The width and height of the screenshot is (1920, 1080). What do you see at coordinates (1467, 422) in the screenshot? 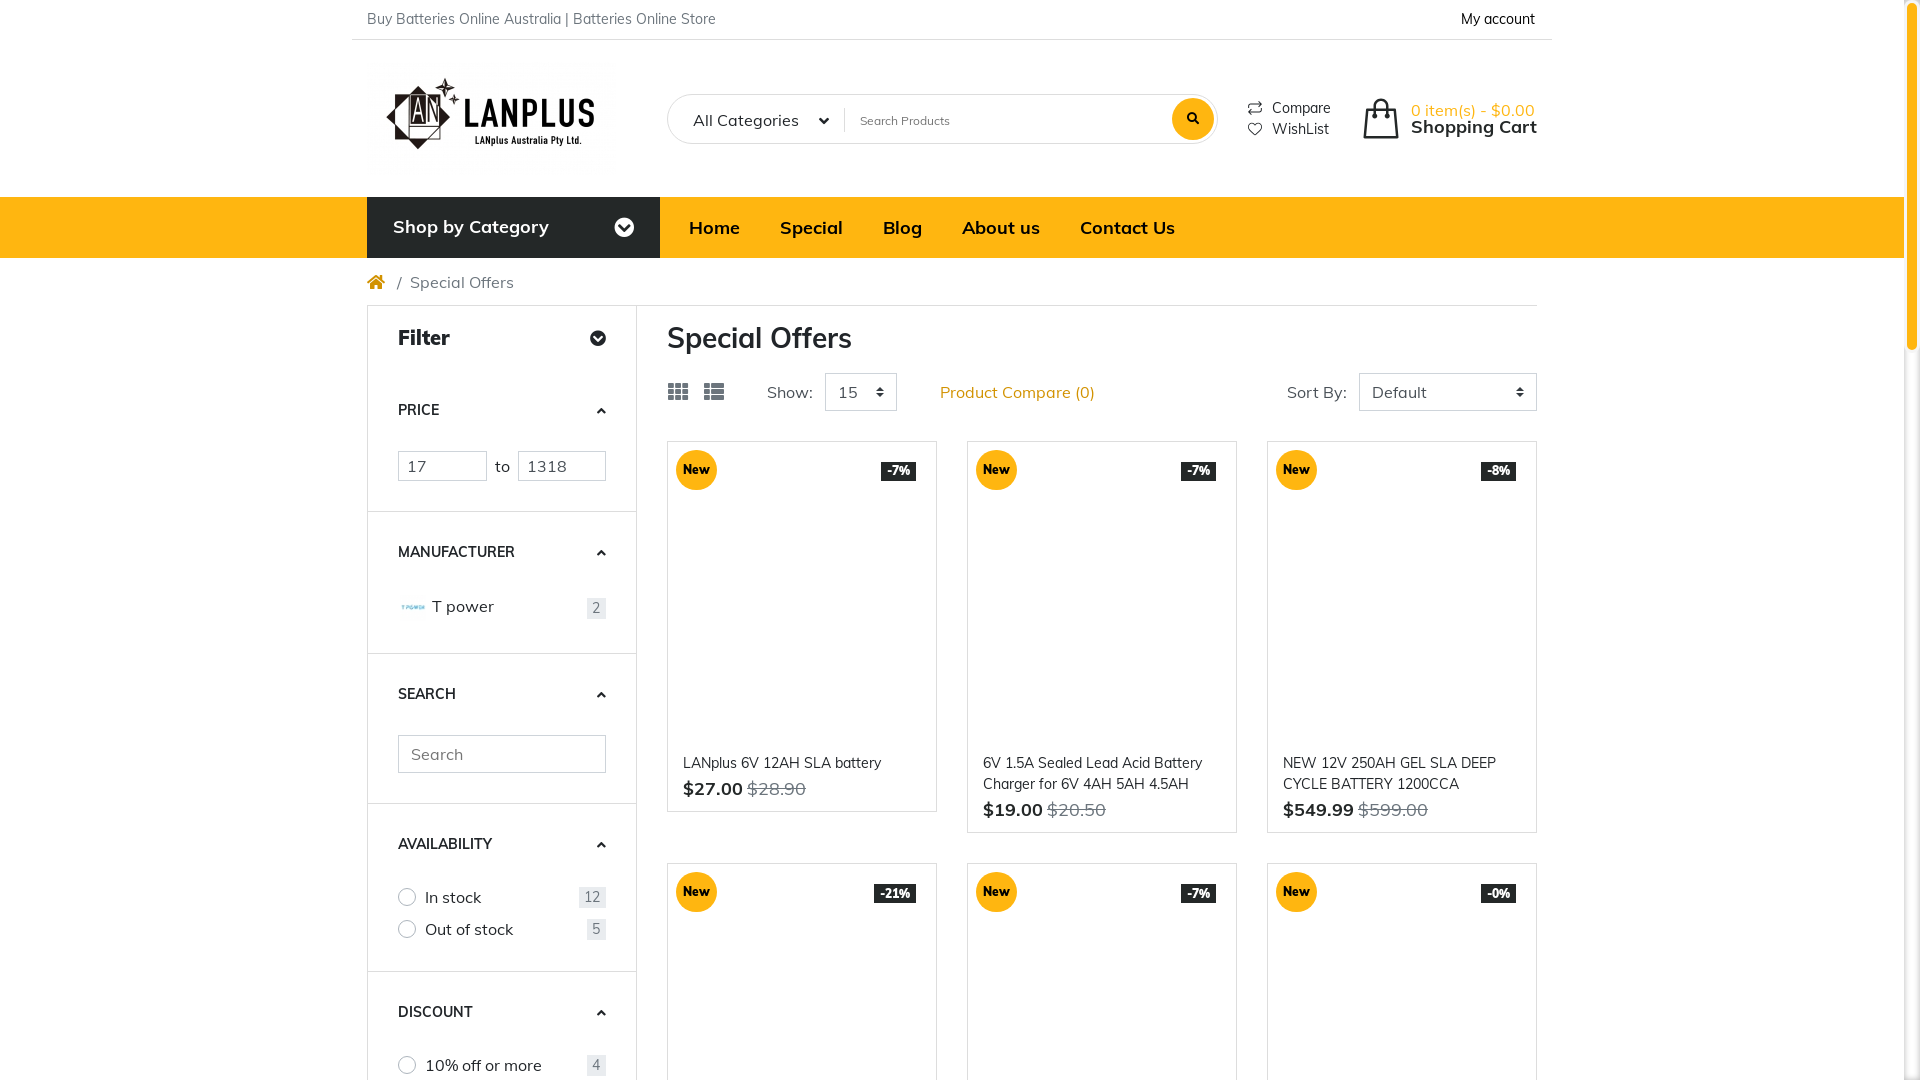
I see `'Compare this Product'` at bounding box center [1467, 422].